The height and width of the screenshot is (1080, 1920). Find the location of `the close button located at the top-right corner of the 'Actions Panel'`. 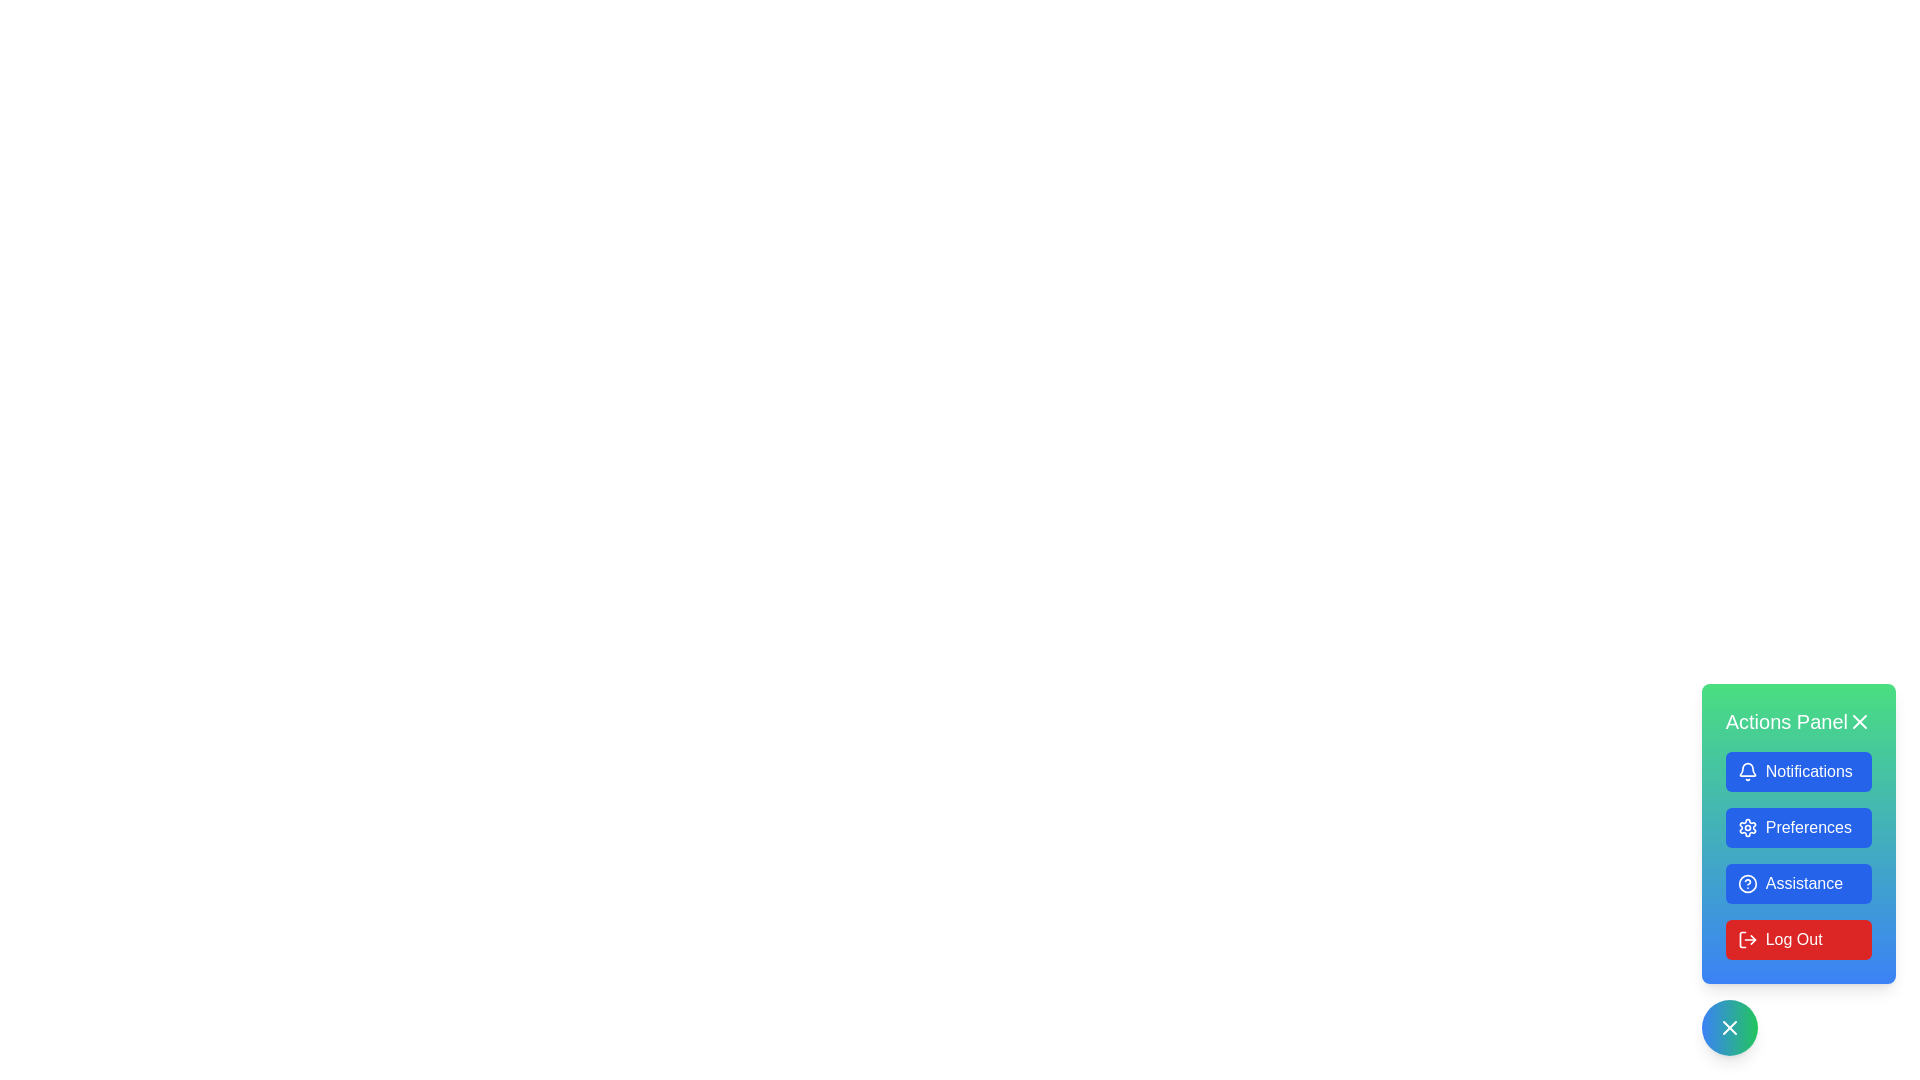

the close button located at the top-right corner of the 'Actions Panel' is located at coordinates (1728, 1028).